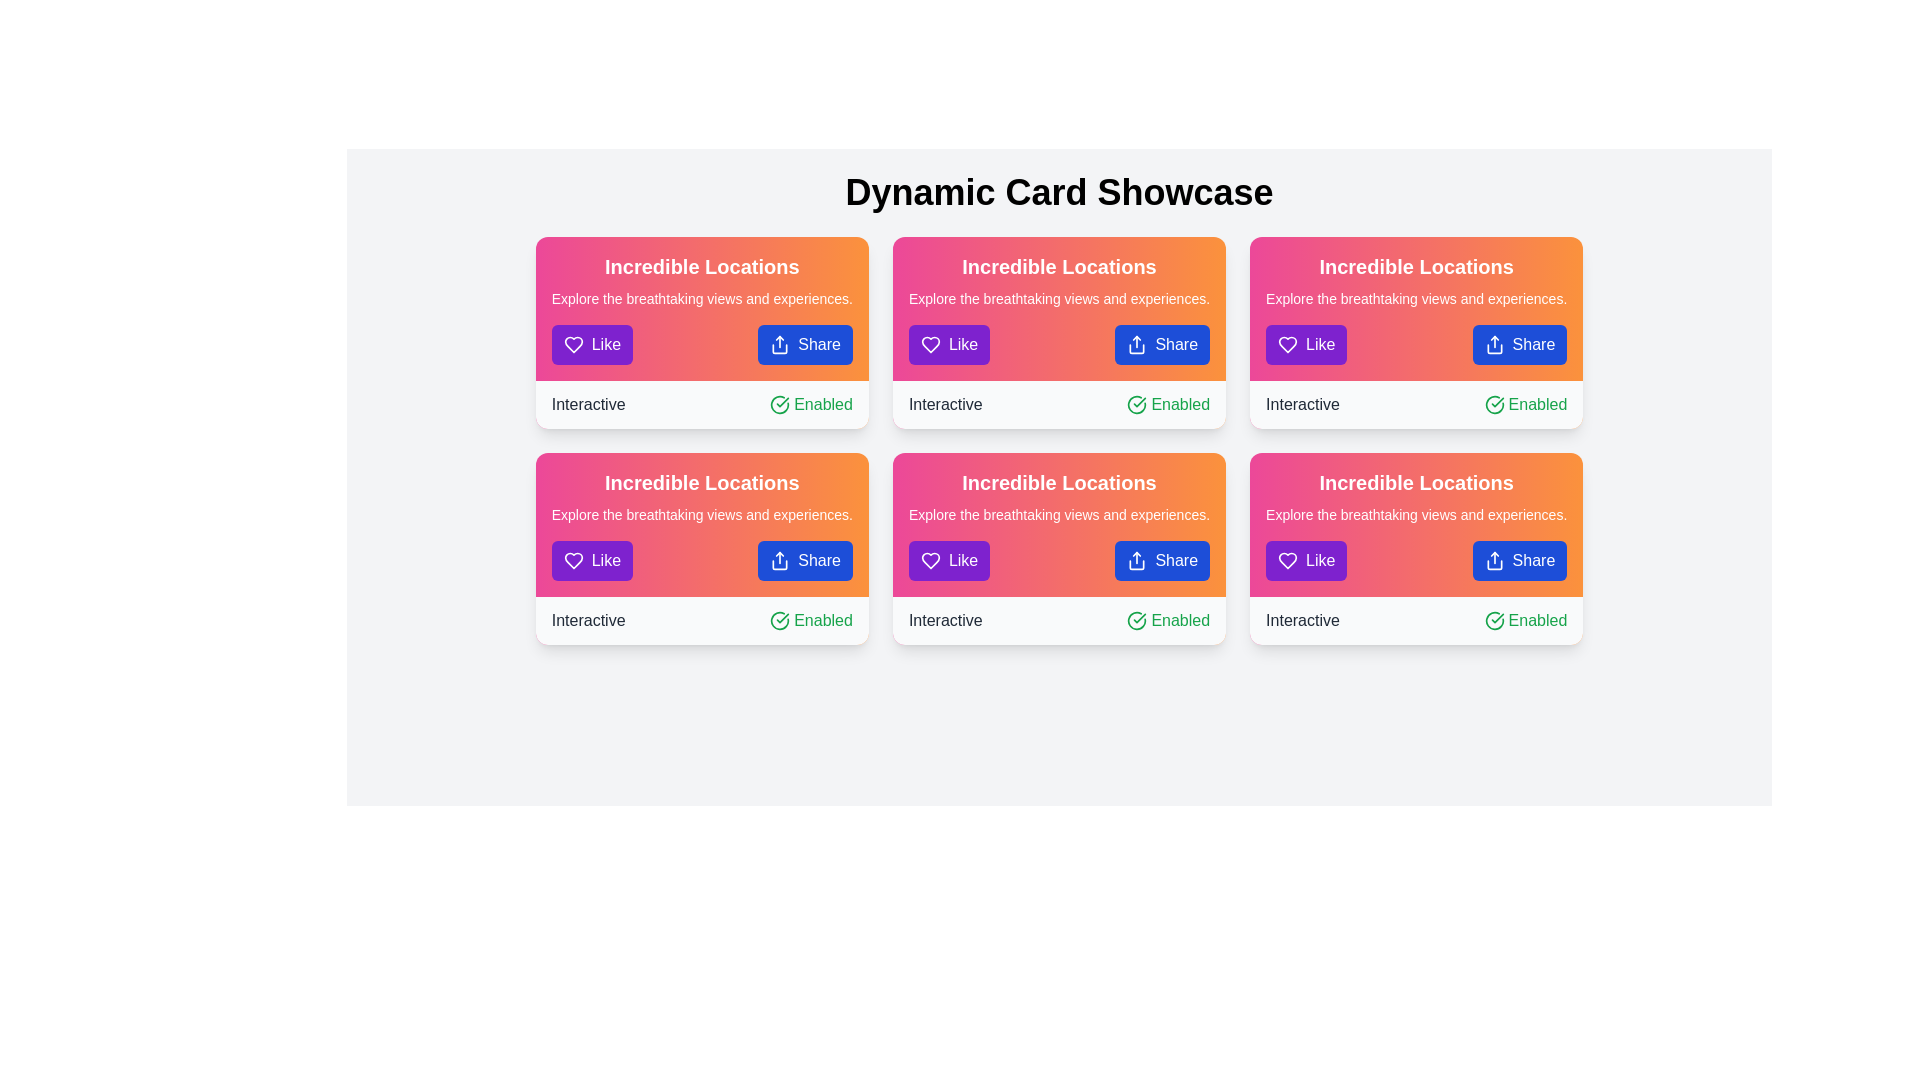 This screenshot has height=1080, width=1920. What do you see at coordinates (929, 560) in the screenshot?
I see `the 'Like' icon located at the bottom left area of the card, next to the text 'Like', to express appreciation for the content` at bounding box center [929, 560].